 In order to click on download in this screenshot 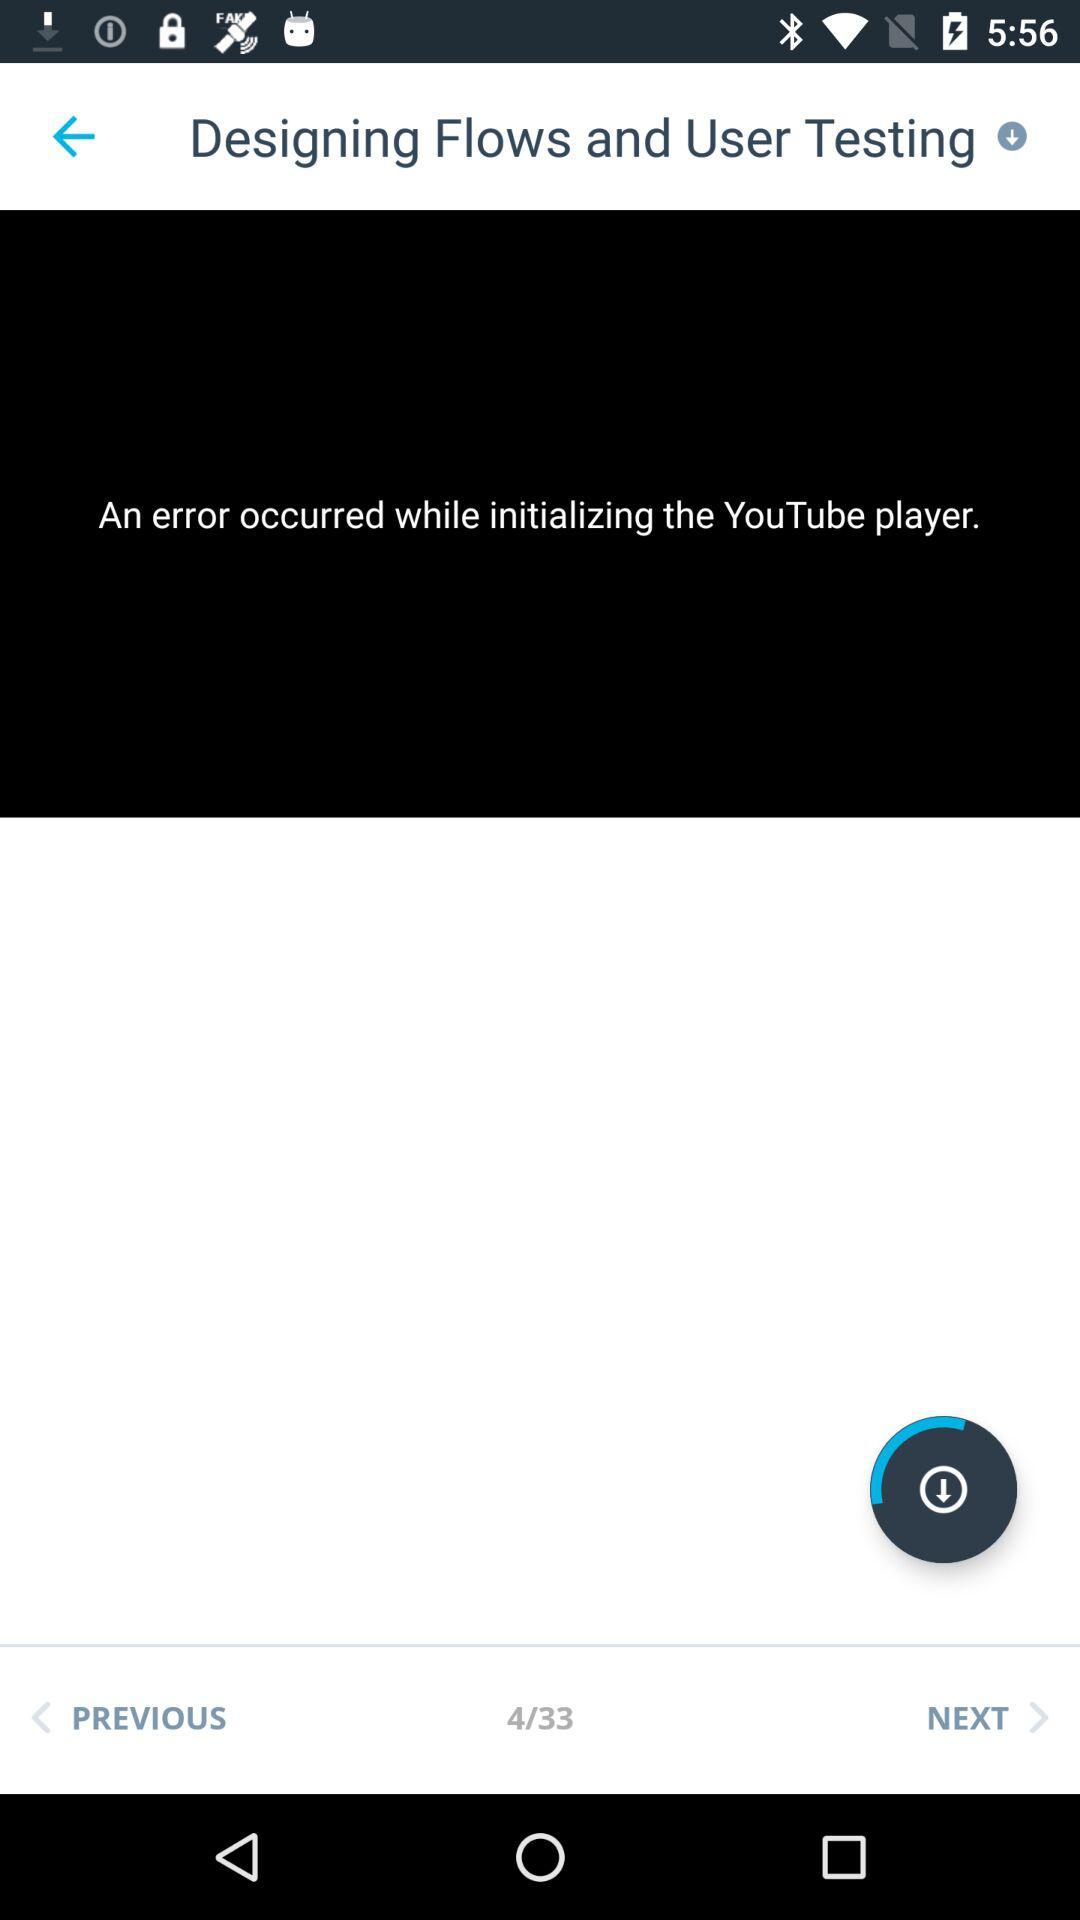, I will do `click(943, 1489)`.